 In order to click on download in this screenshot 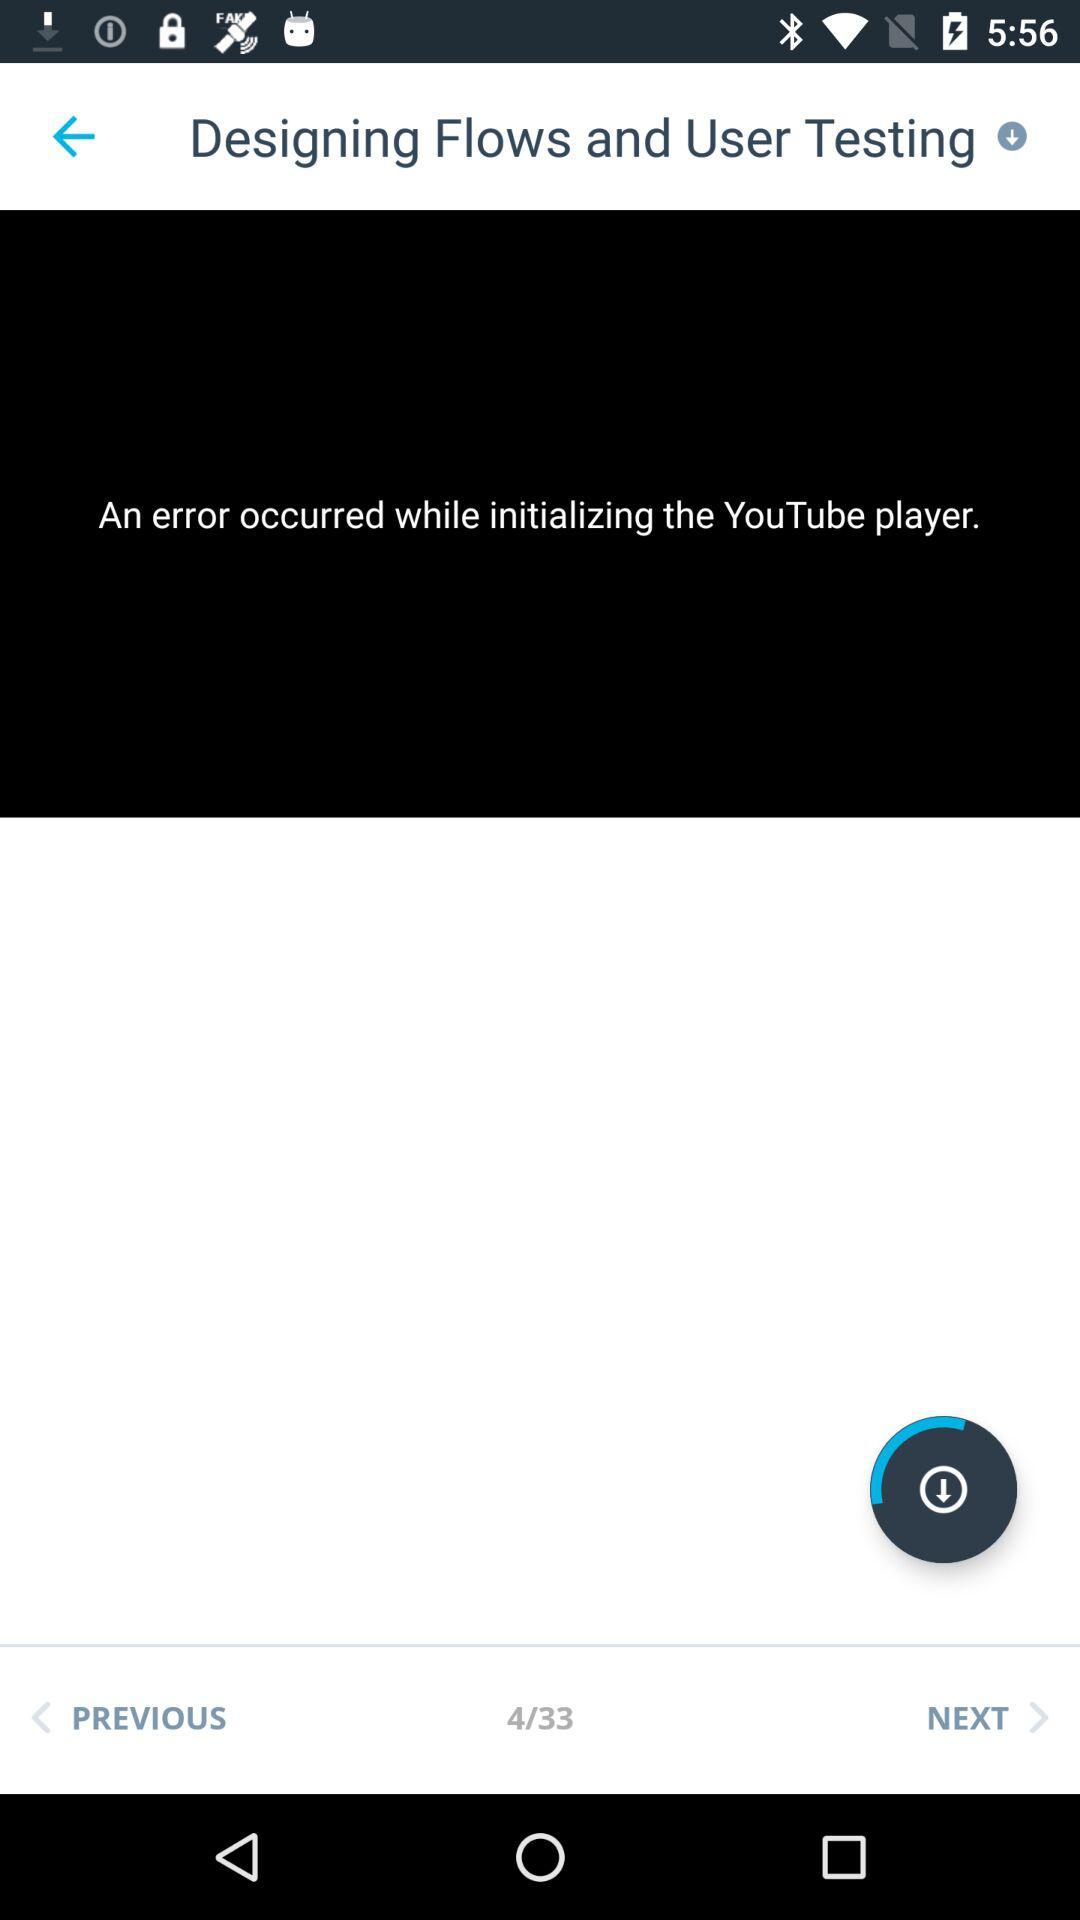, I will do `click(943, 1489)`.